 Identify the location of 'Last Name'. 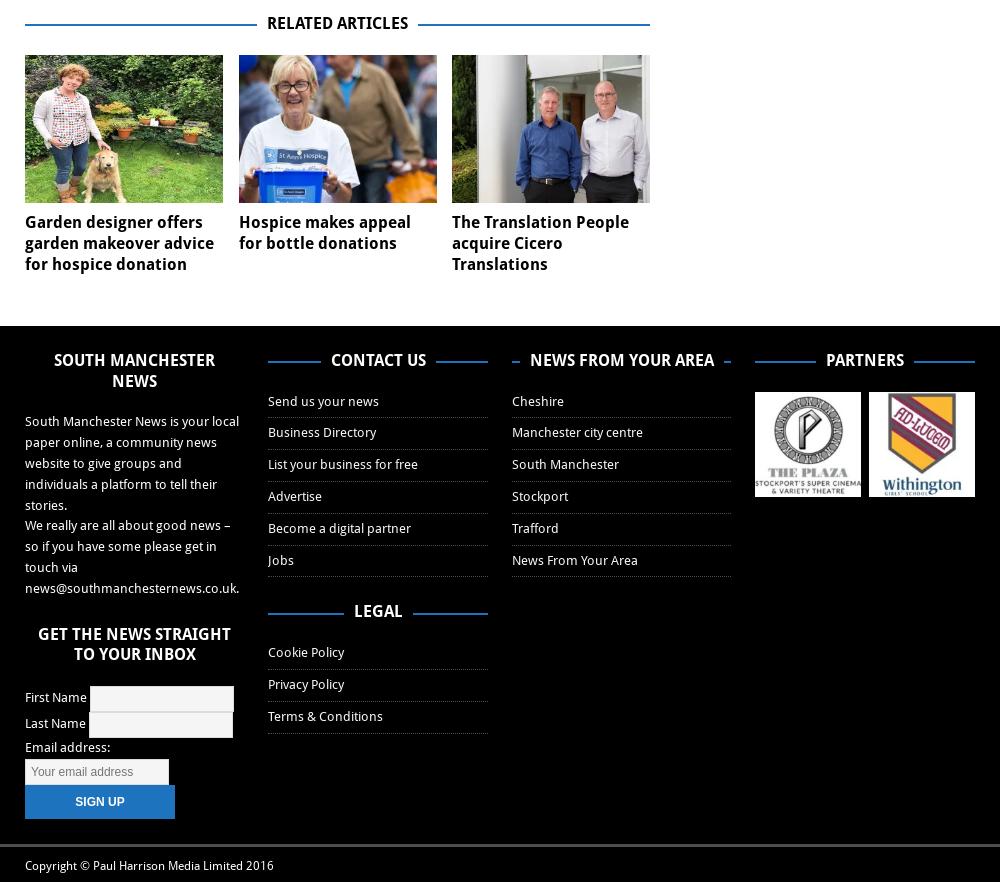
(55, 723).